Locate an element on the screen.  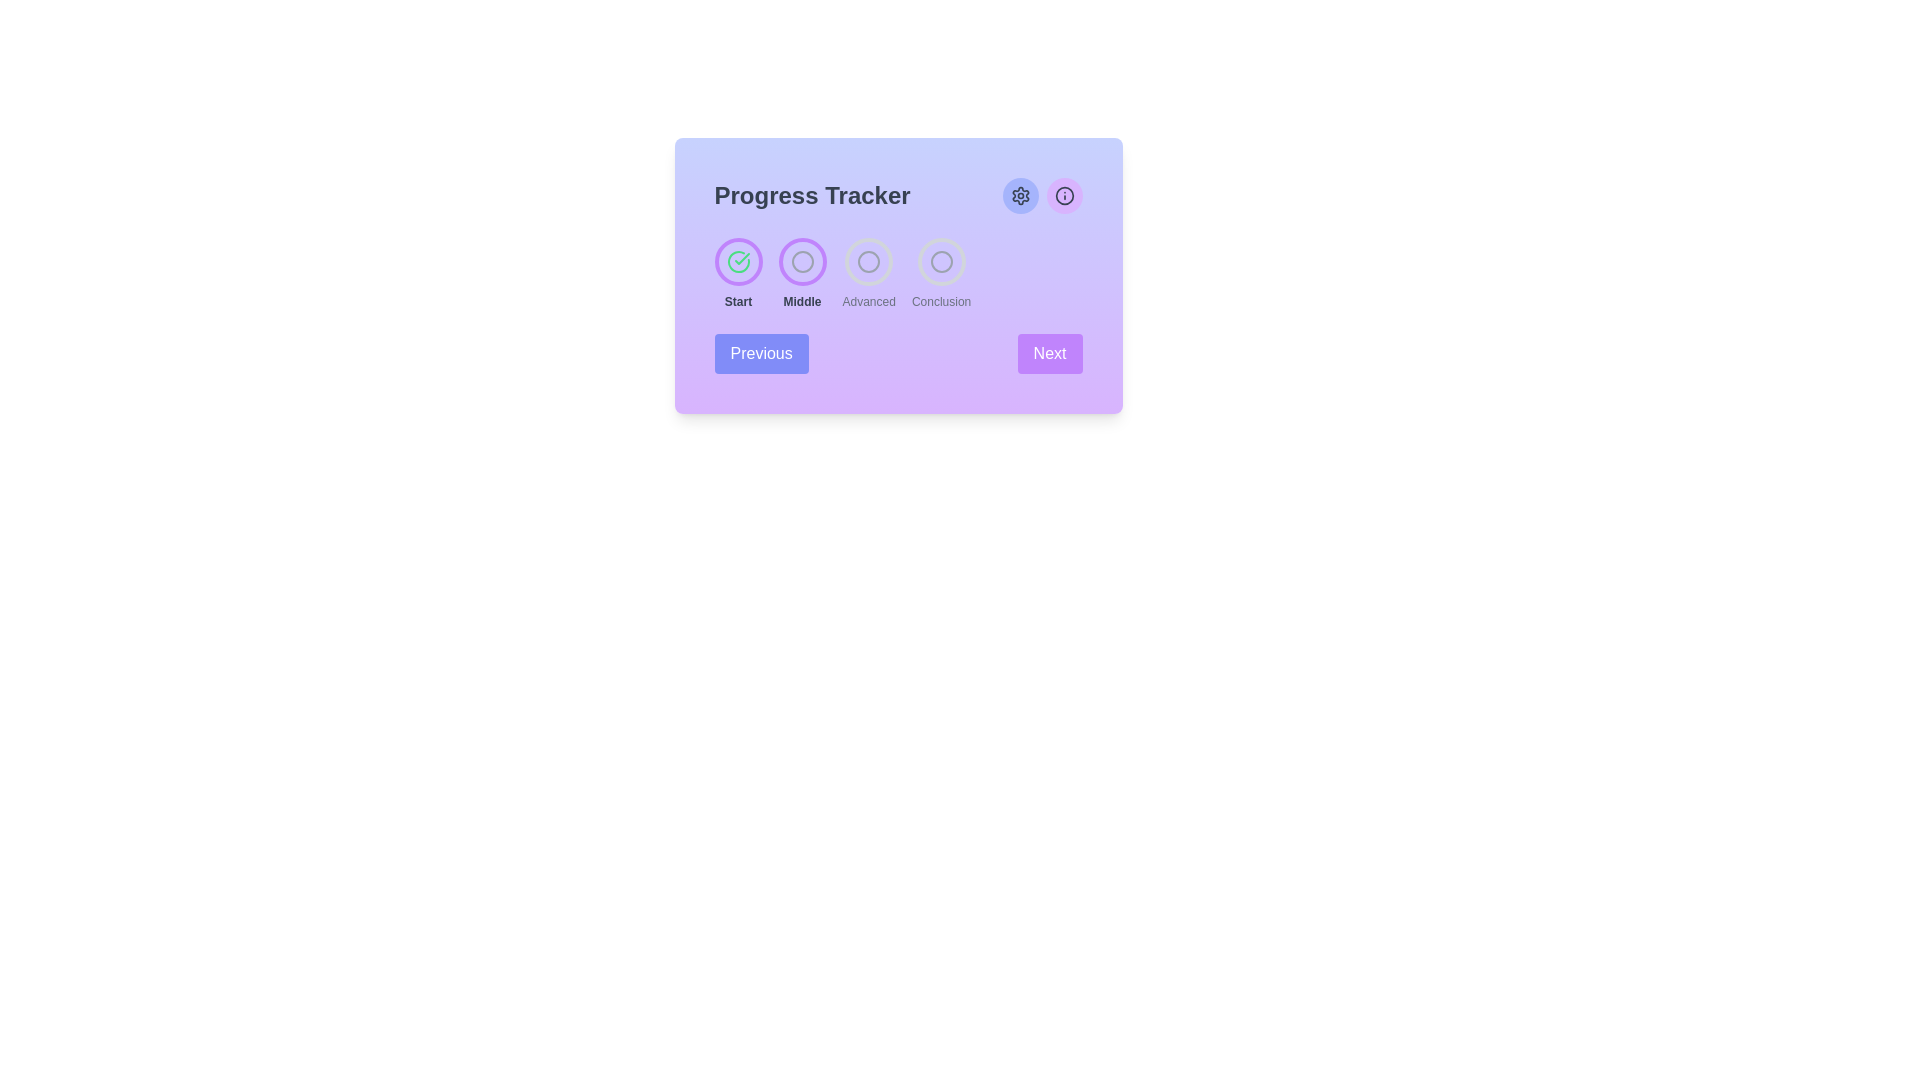
the state of the progress indicator labeled 'Middle', which is the second circular component with a purple border and gray inner circle in the series of progress indicators is located at coordinates (802, 261).